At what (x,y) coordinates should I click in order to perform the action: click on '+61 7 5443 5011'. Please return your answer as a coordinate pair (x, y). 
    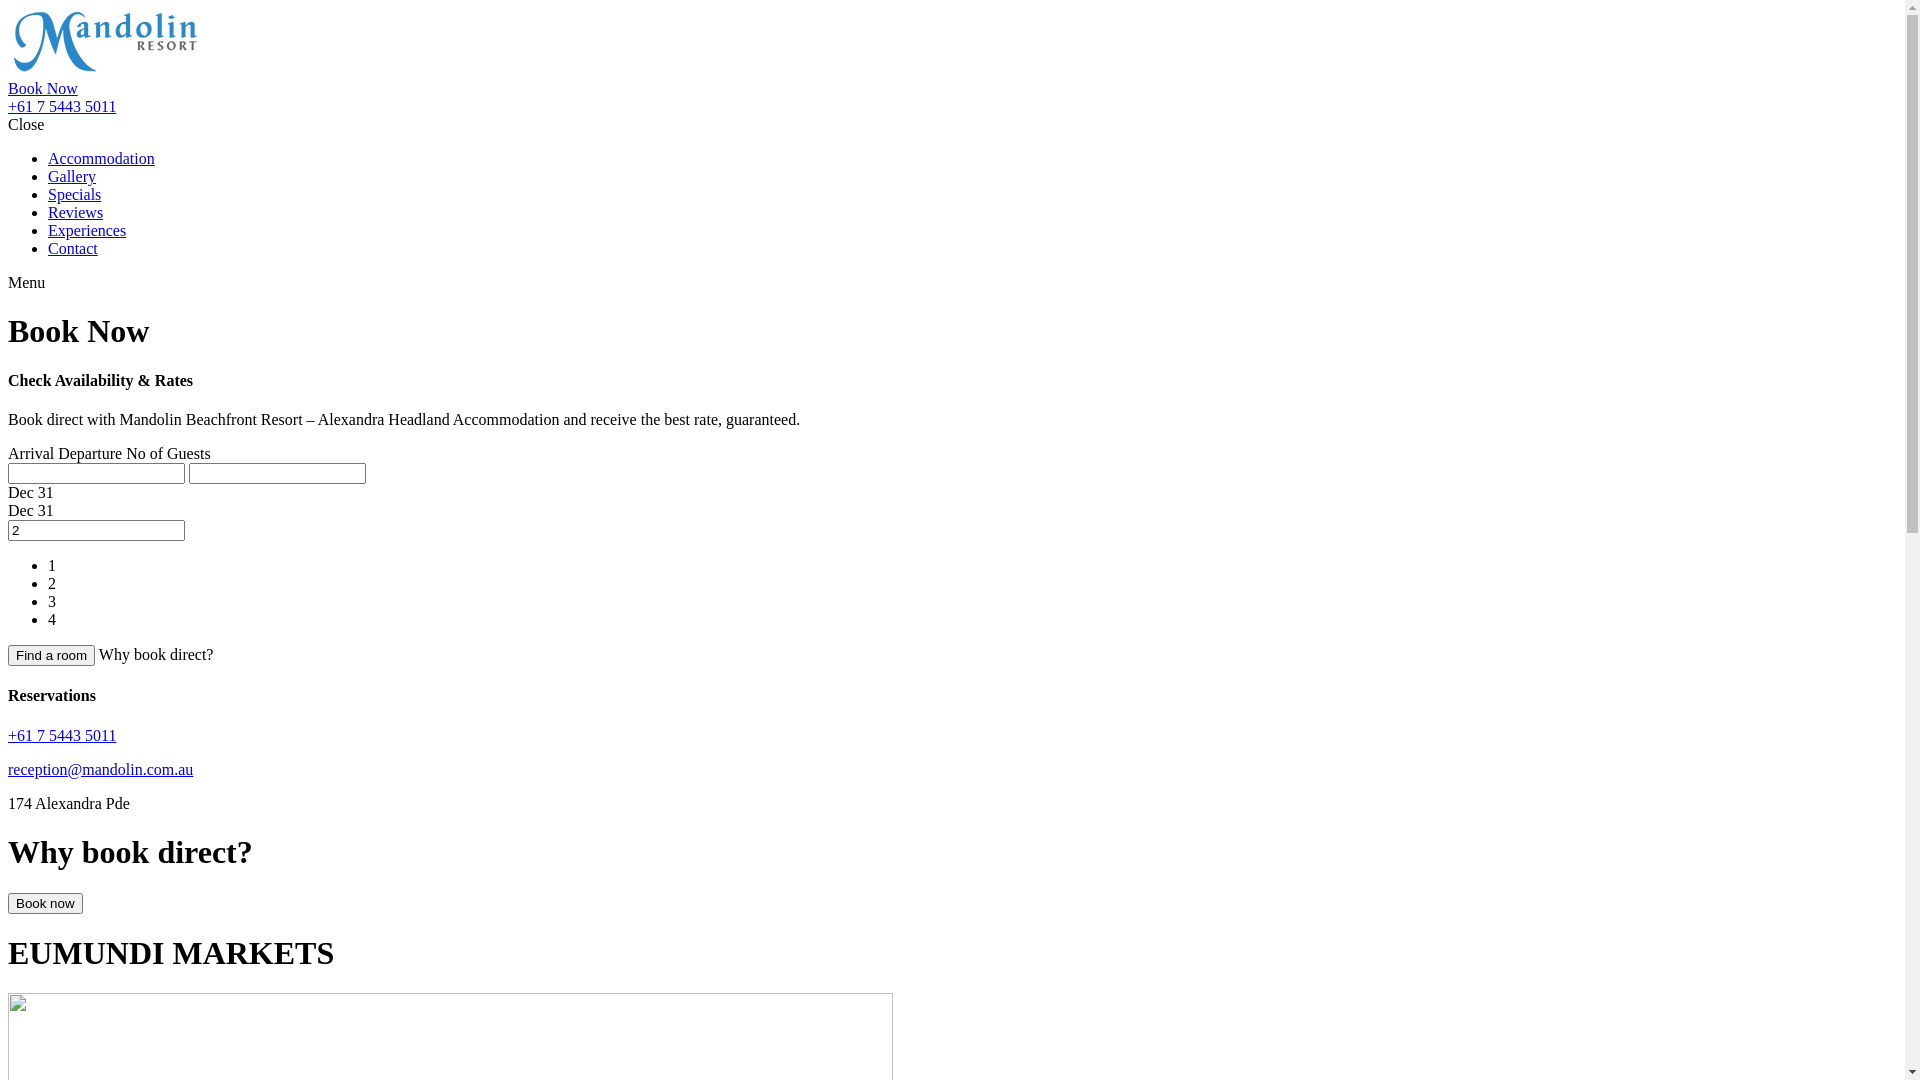
    Looking at the image, I should click on (62, 106).